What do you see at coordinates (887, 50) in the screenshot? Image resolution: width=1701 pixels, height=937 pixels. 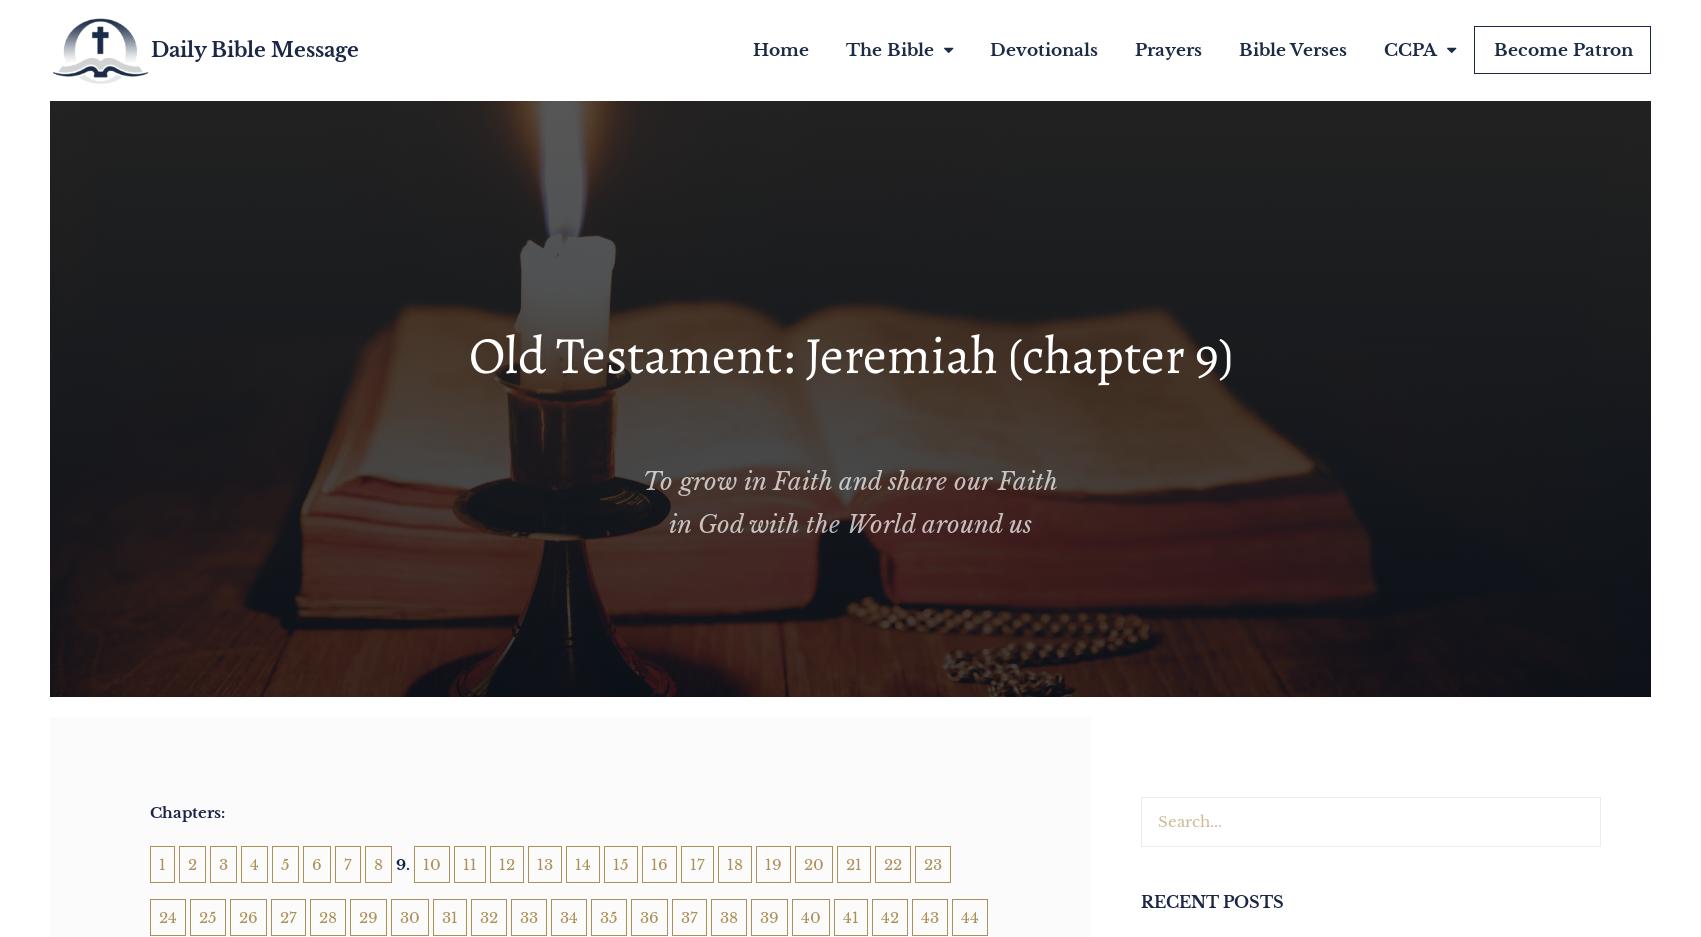 I see `'The Bible'` at bounding box center [887, 50].